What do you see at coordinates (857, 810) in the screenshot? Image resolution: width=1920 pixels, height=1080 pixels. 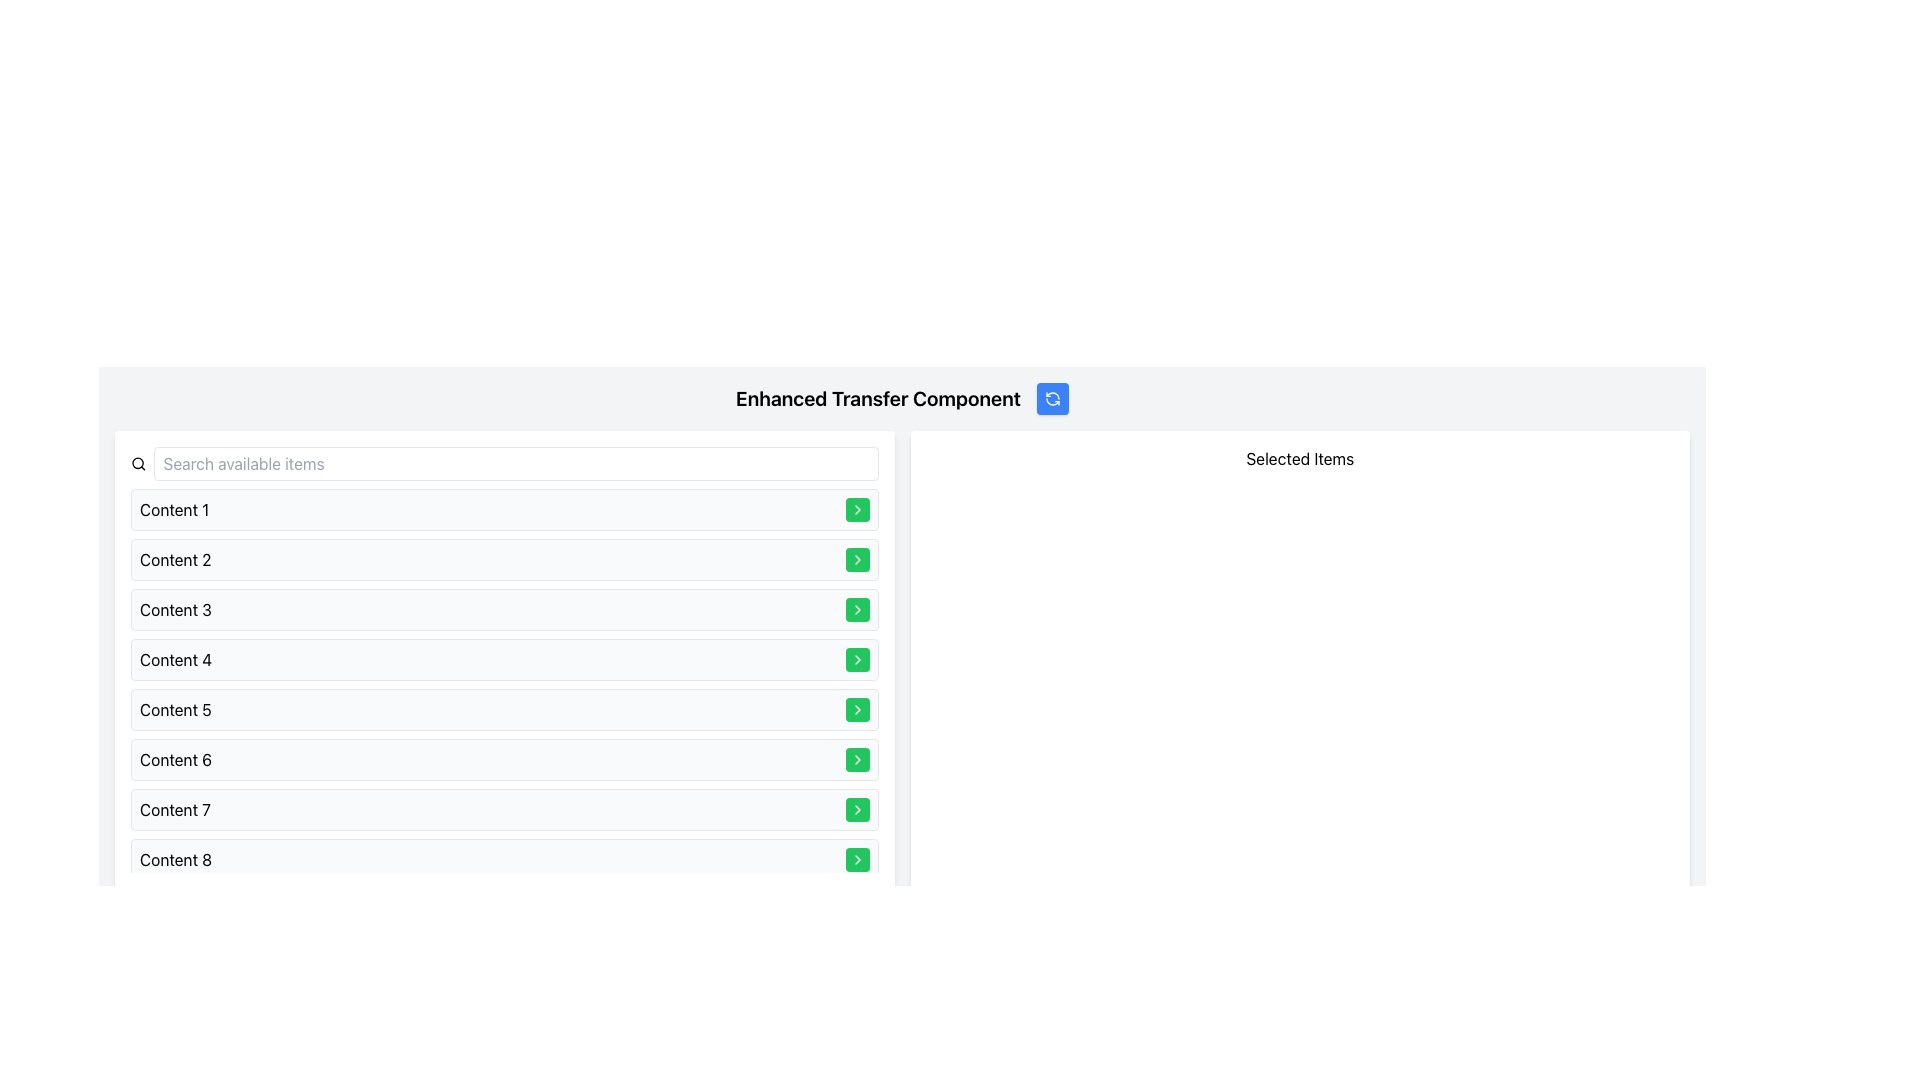 I see `the rightward-pointing chevron icon located inside the green circular button on the right side of the eighth list item labeled 'Content 8'` at bounding box center [857, 810].